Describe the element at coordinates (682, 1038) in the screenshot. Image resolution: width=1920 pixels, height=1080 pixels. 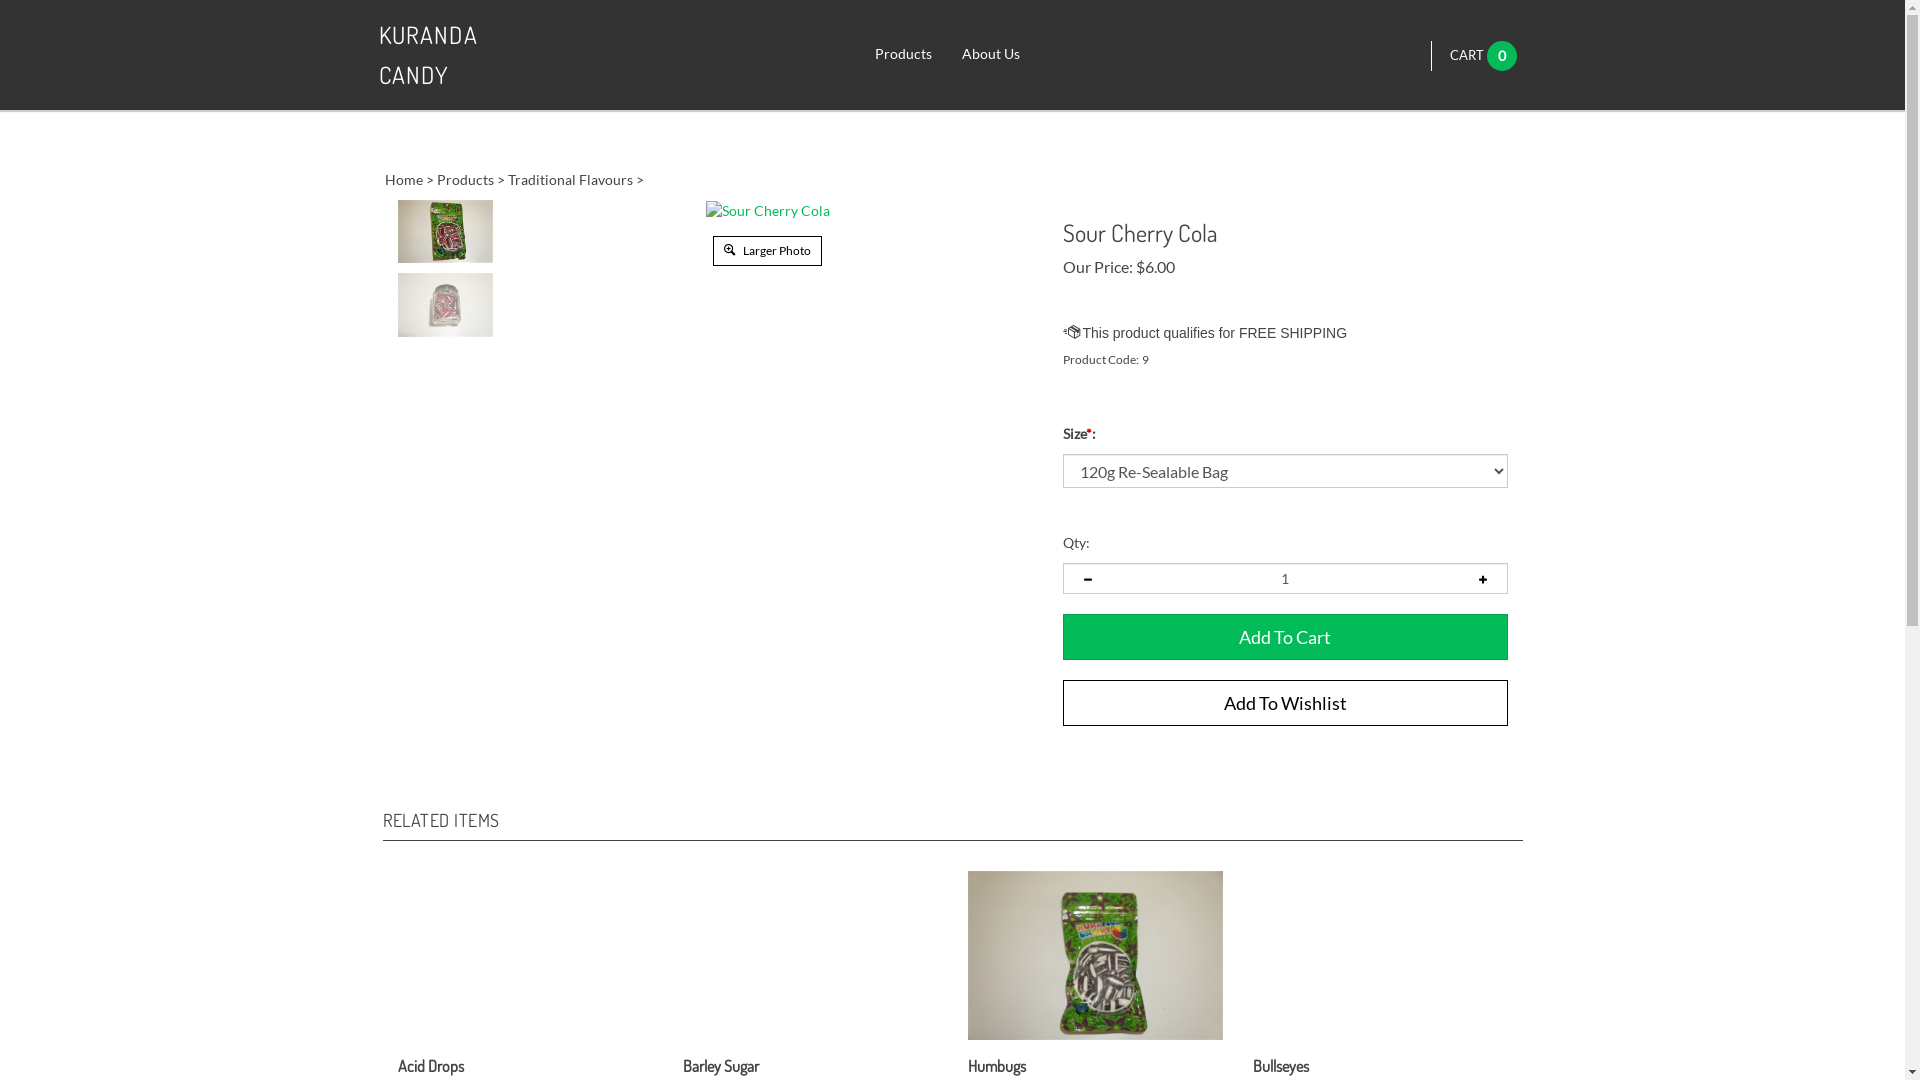
I see `'Barley Sugar'` at that location.